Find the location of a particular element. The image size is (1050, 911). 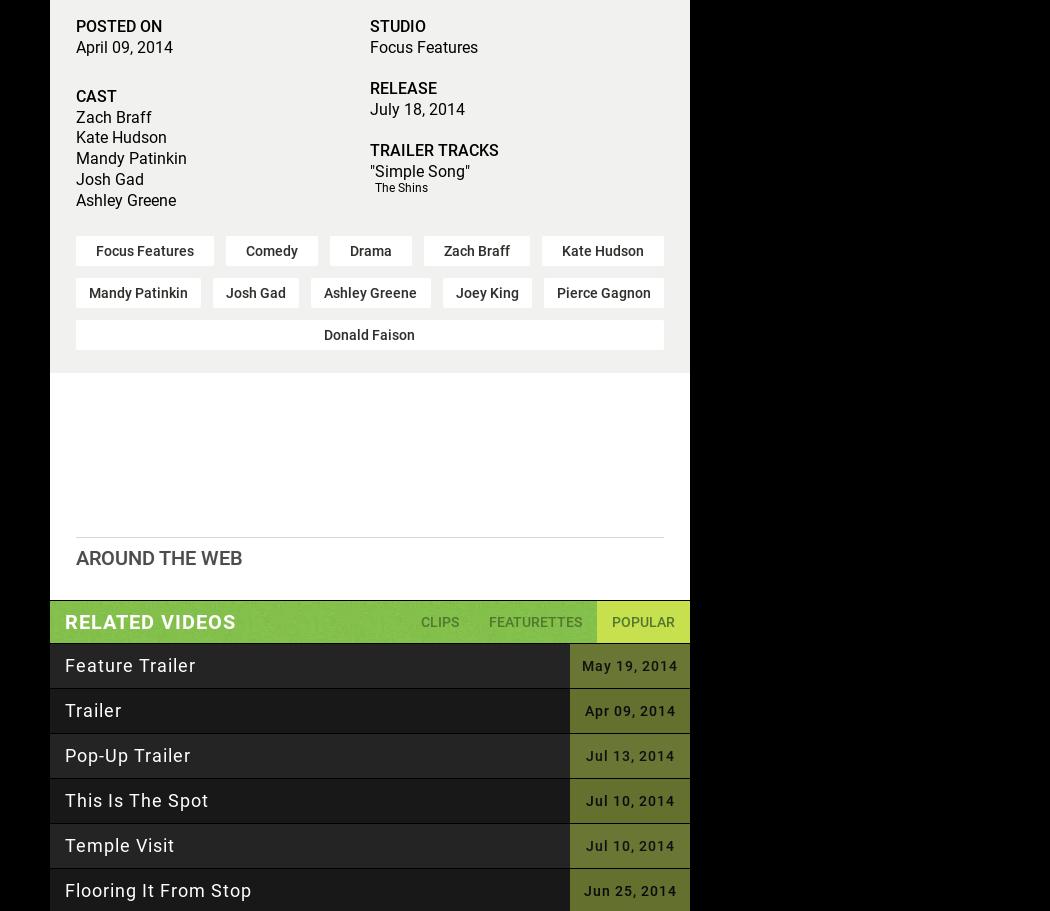

'Drama' is located at coordinates (369, 248).